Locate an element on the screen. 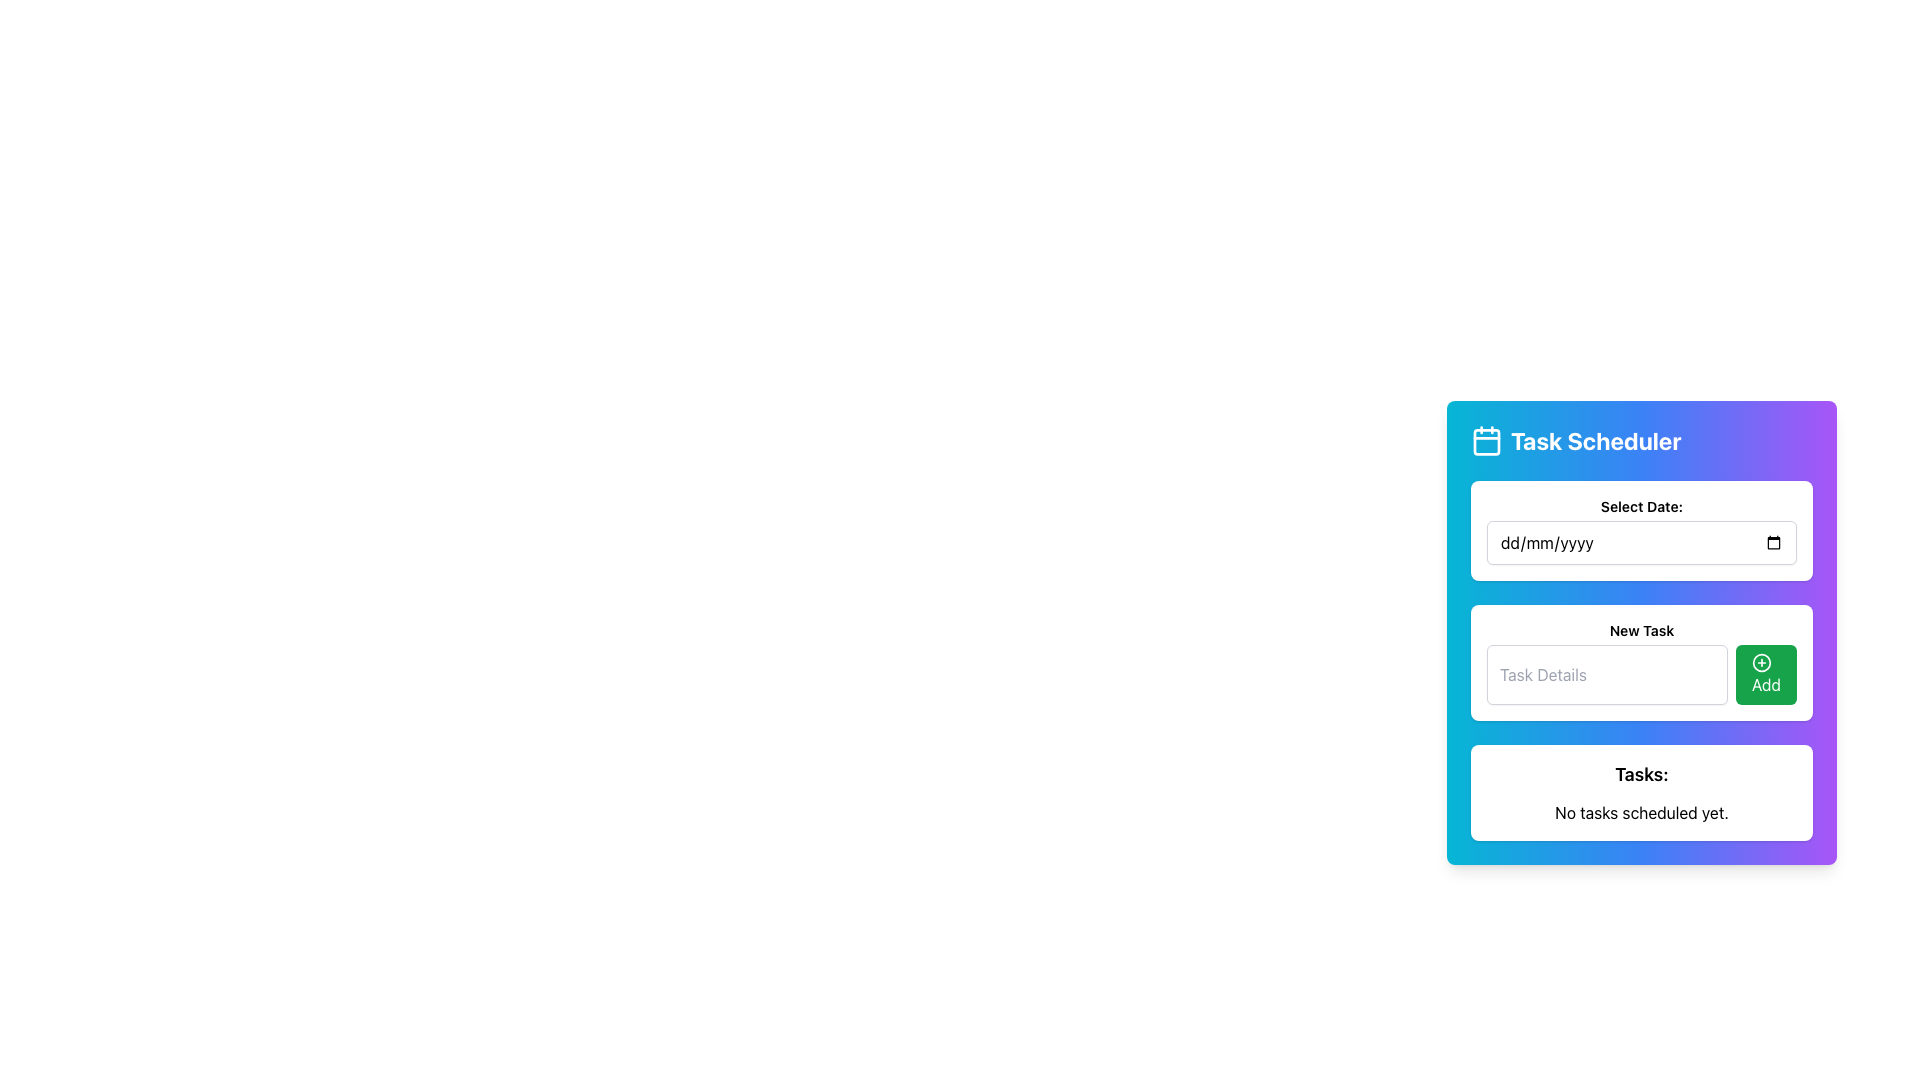 This screenshot has height=1080, width=1920. the Informational panel that displays 'Tasks:' and 'No tasks scheduled yet.' is located at coordinates (1641, 792).